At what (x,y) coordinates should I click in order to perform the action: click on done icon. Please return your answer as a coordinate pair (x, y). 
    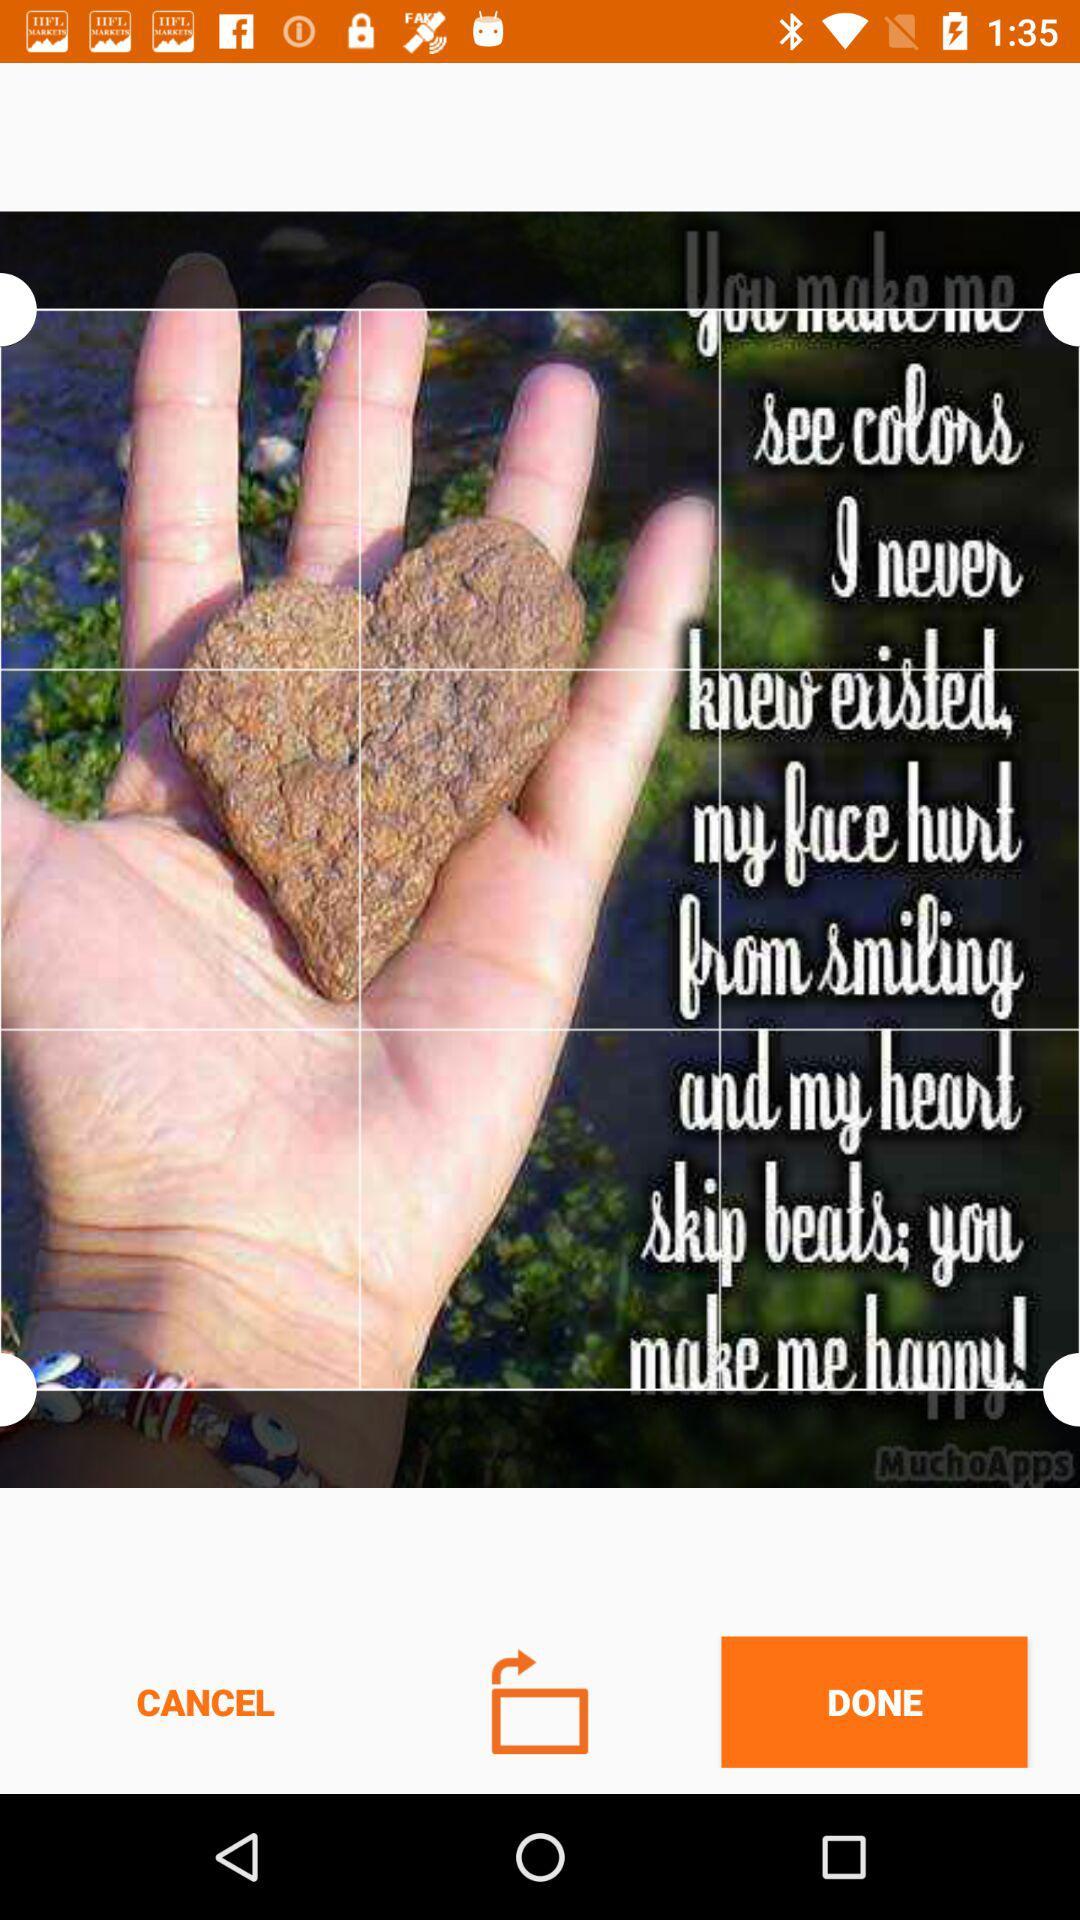
    Looking at the image, I should click on (873, 1701).